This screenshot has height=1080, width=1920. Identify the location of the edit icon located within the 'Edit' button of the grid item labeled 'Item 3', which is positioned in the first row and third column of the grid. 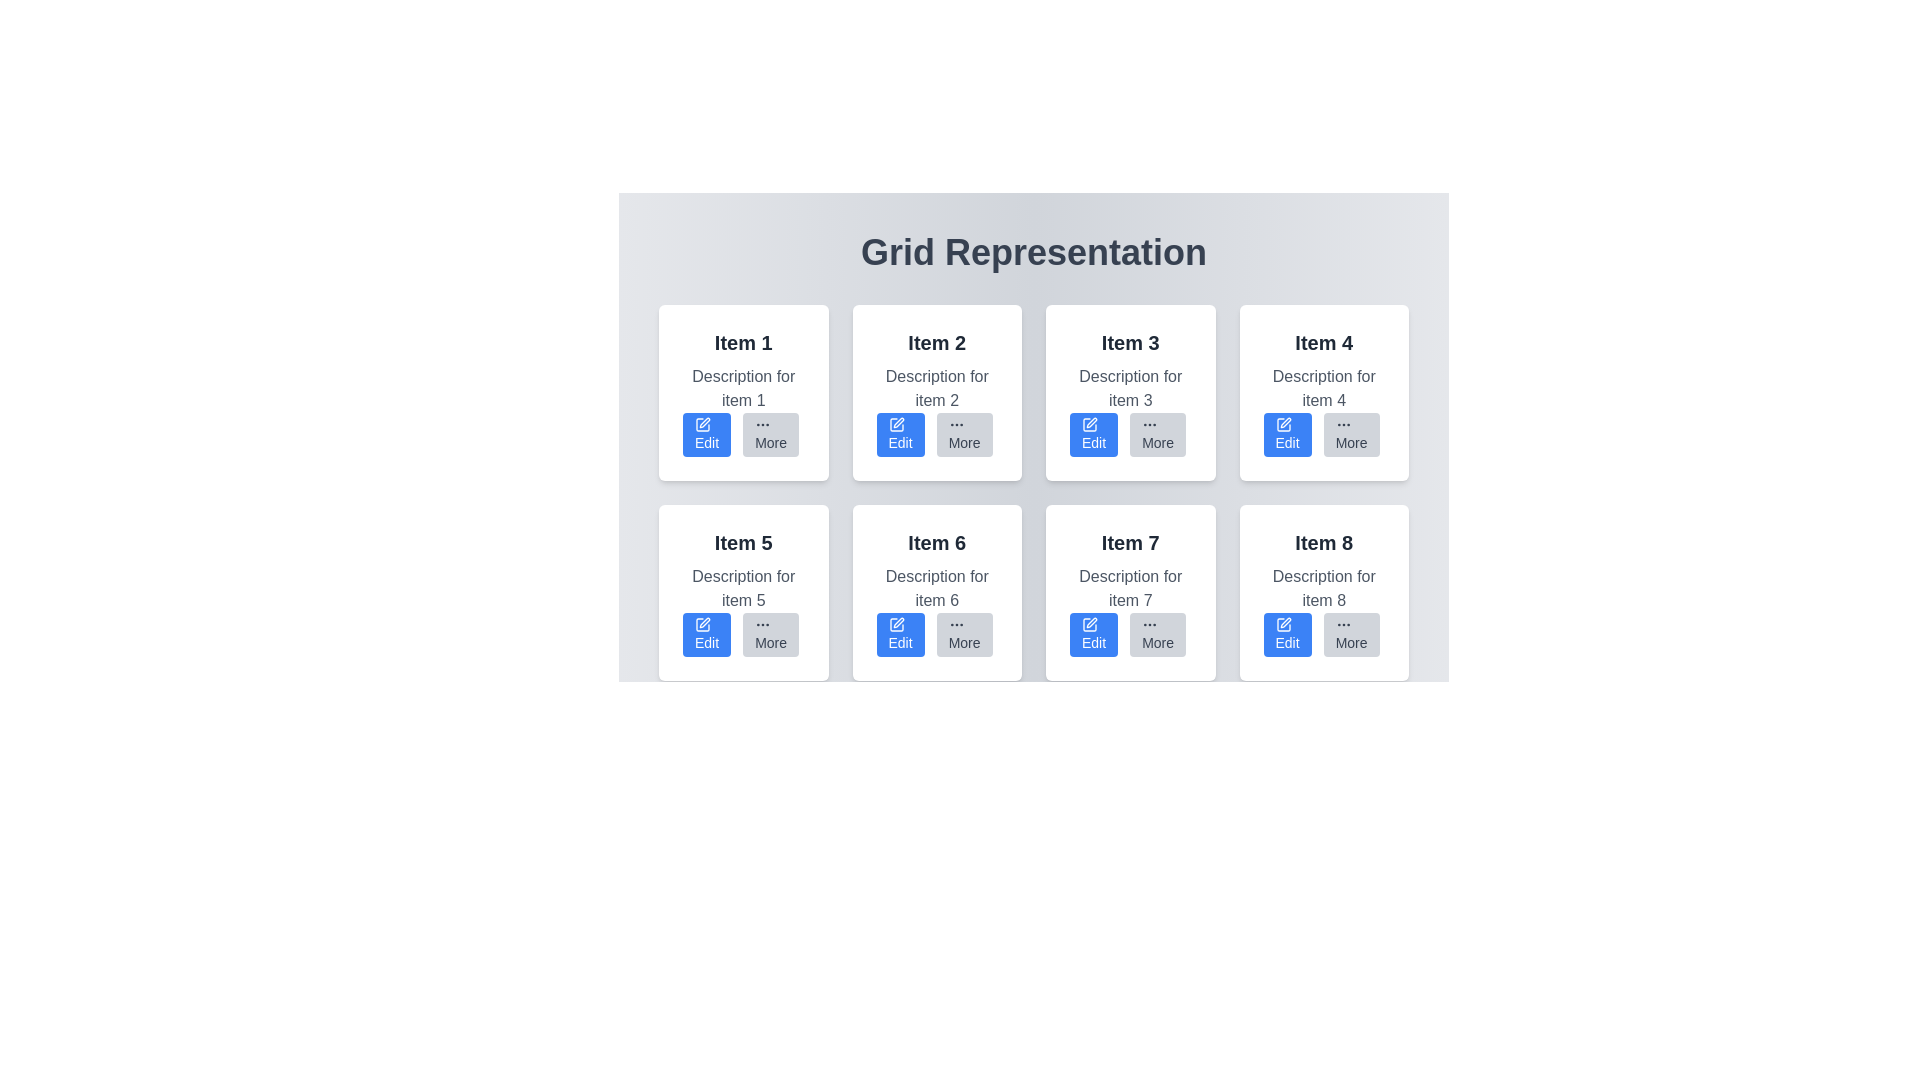
(1088, 423).